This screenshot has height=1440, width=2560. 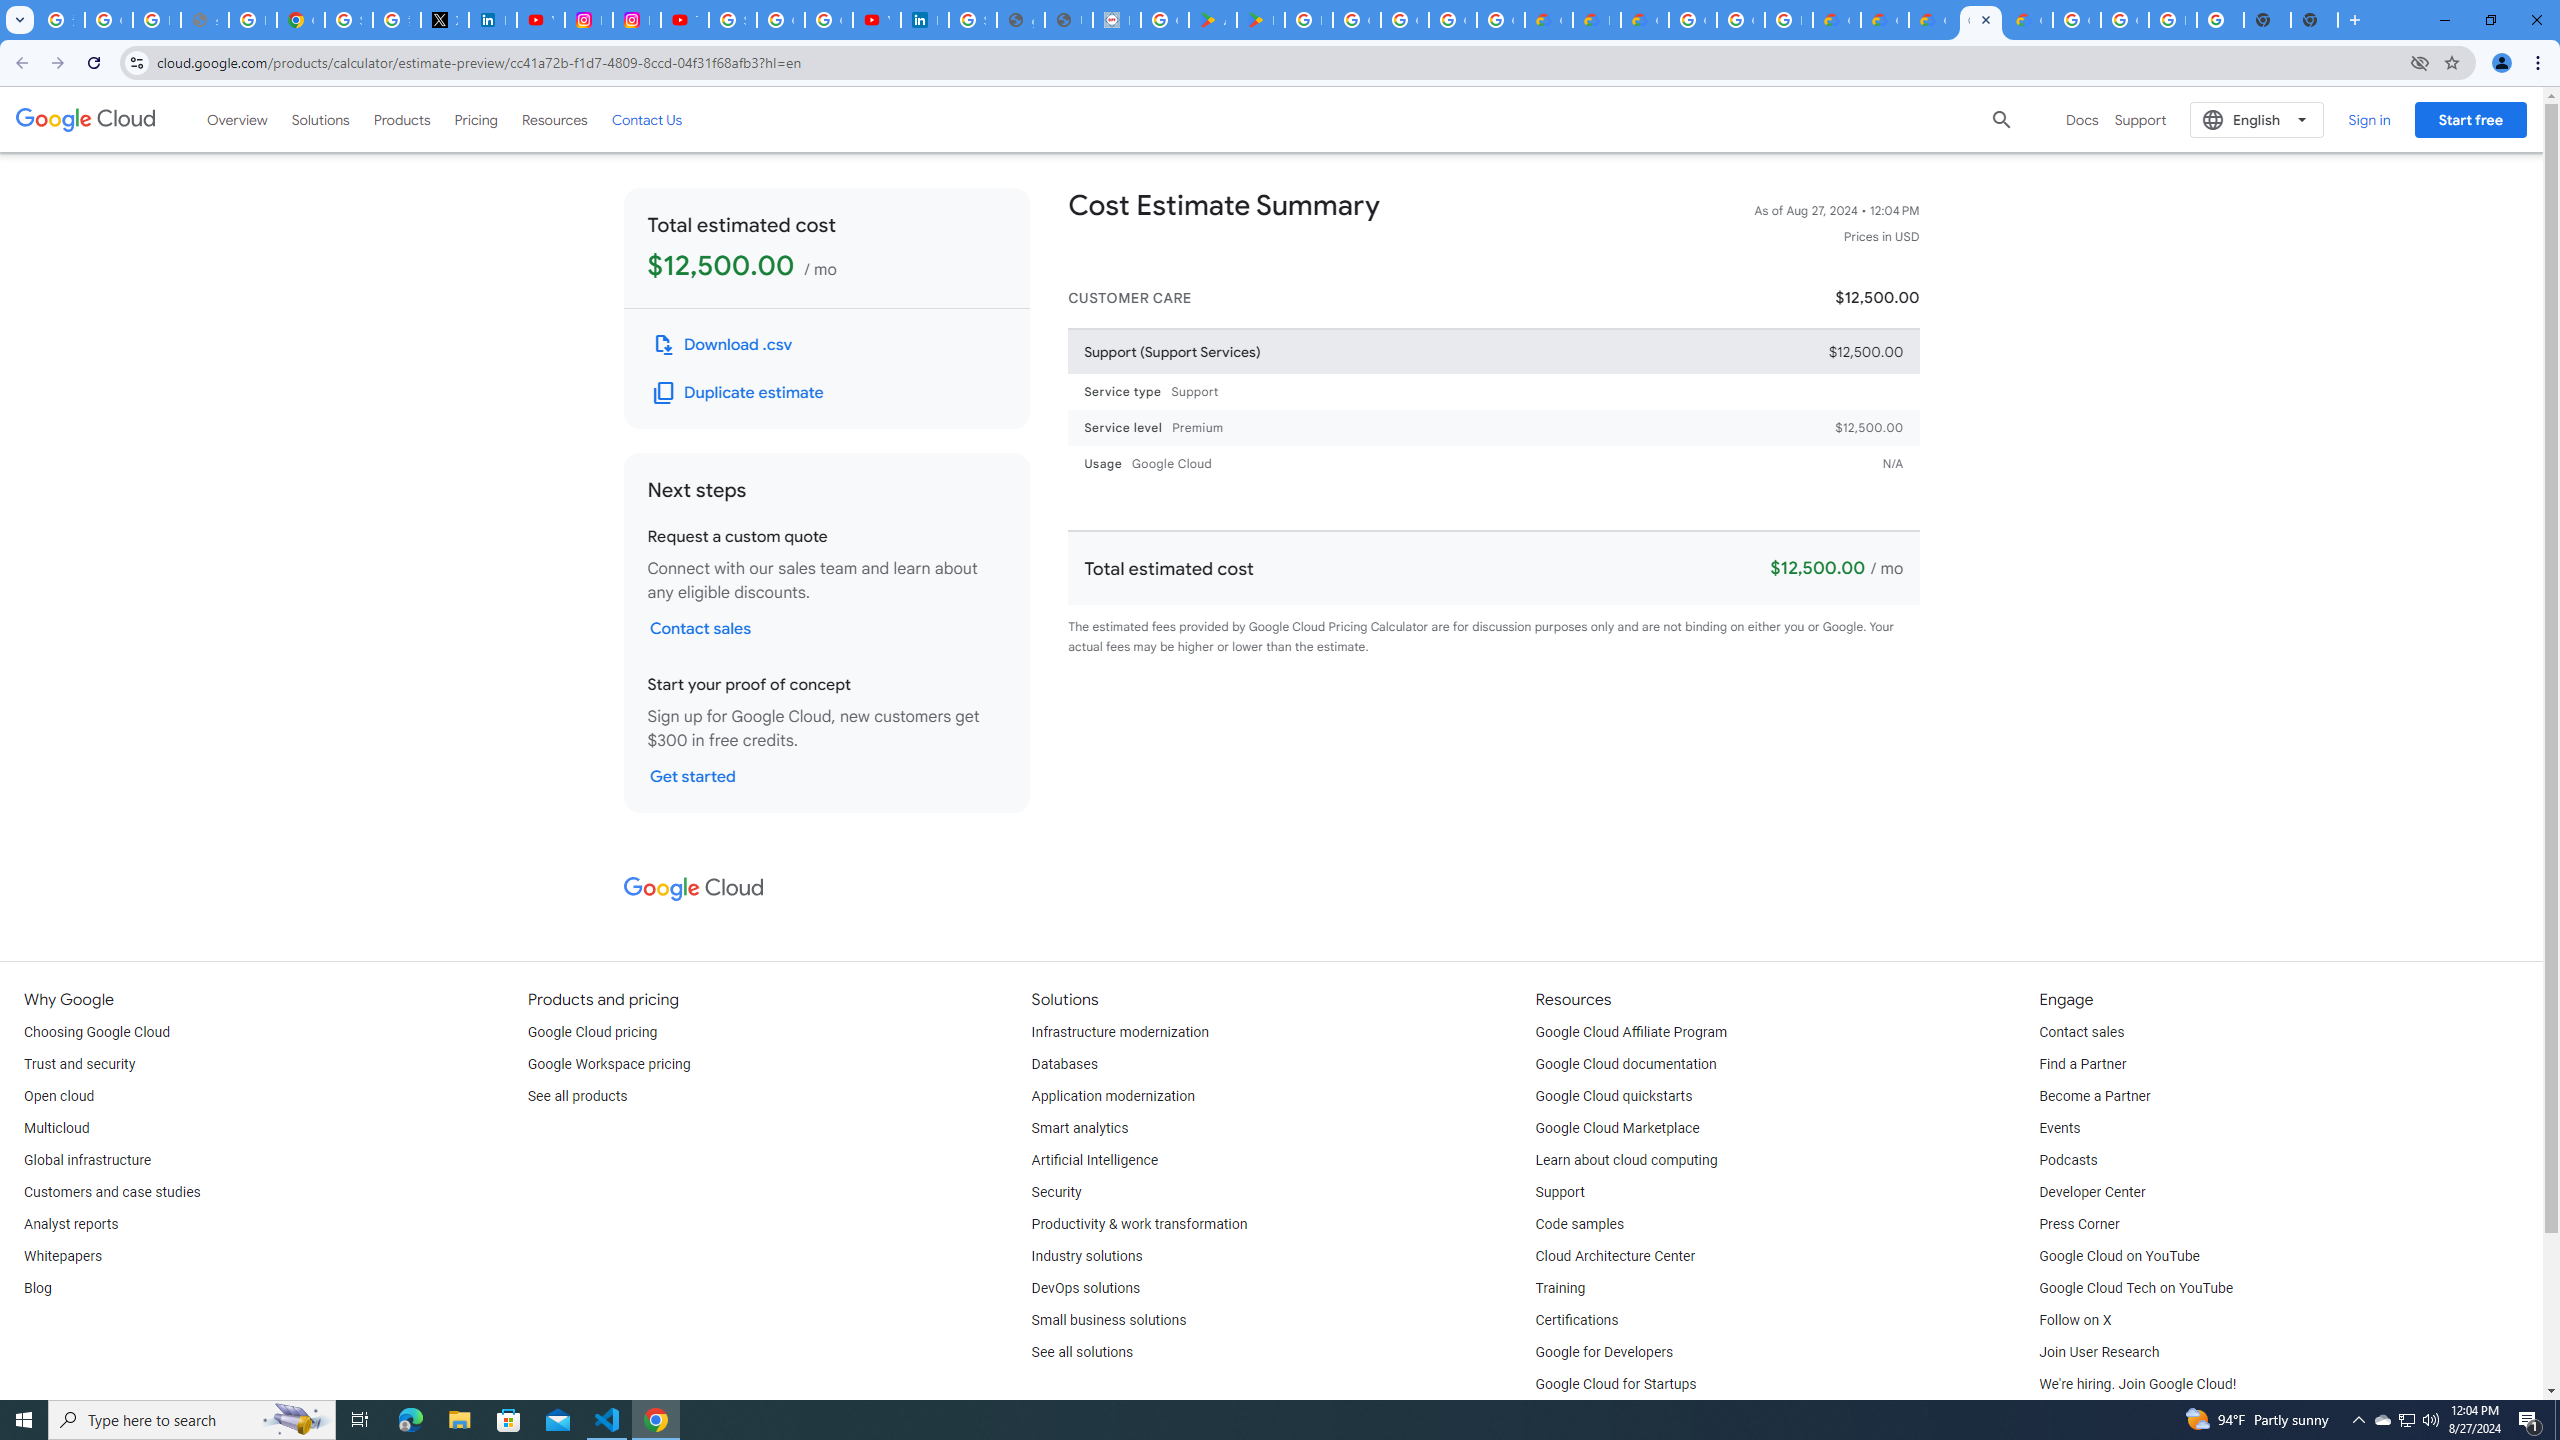 I want to click on 'Application modernization', so click(x=1112, y=1096).